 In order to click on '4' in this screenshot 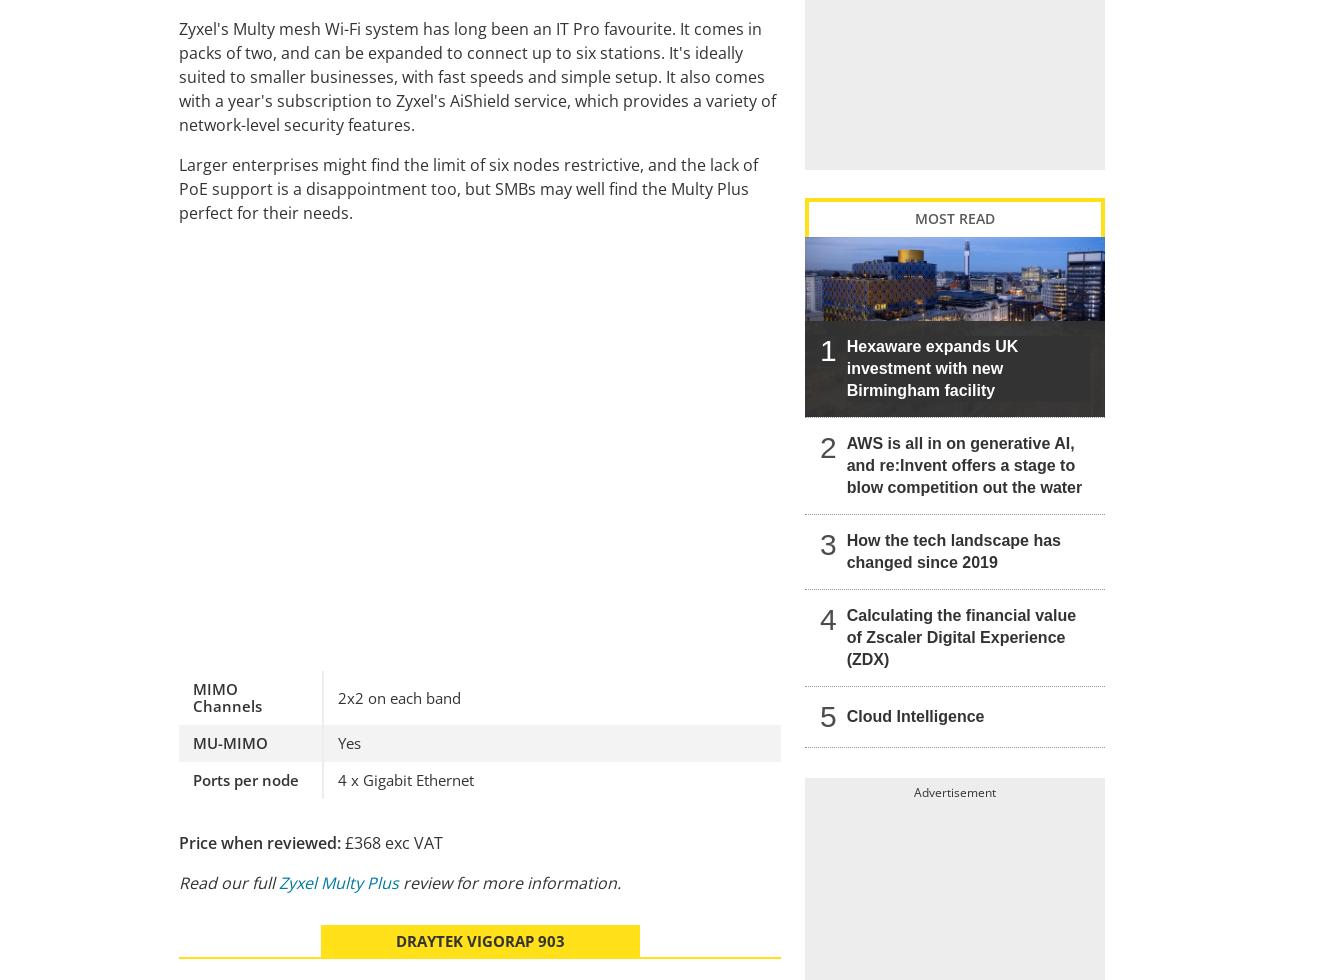, I will do `click(827, 618)`.